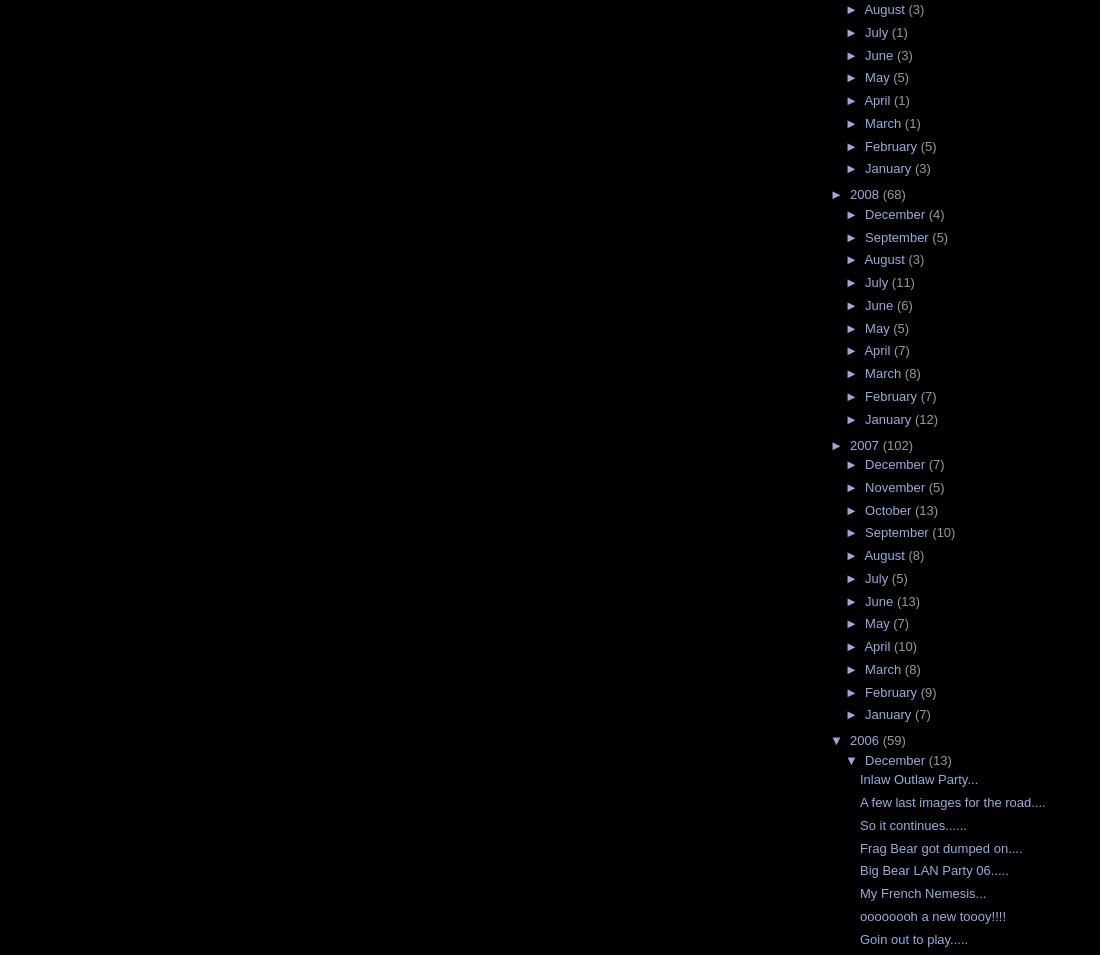 This screenshot has height=955, width=1100. Describe the element at coordinates (913, 938) in the screenshot. I see `'Goin out to play.....'` at that location.